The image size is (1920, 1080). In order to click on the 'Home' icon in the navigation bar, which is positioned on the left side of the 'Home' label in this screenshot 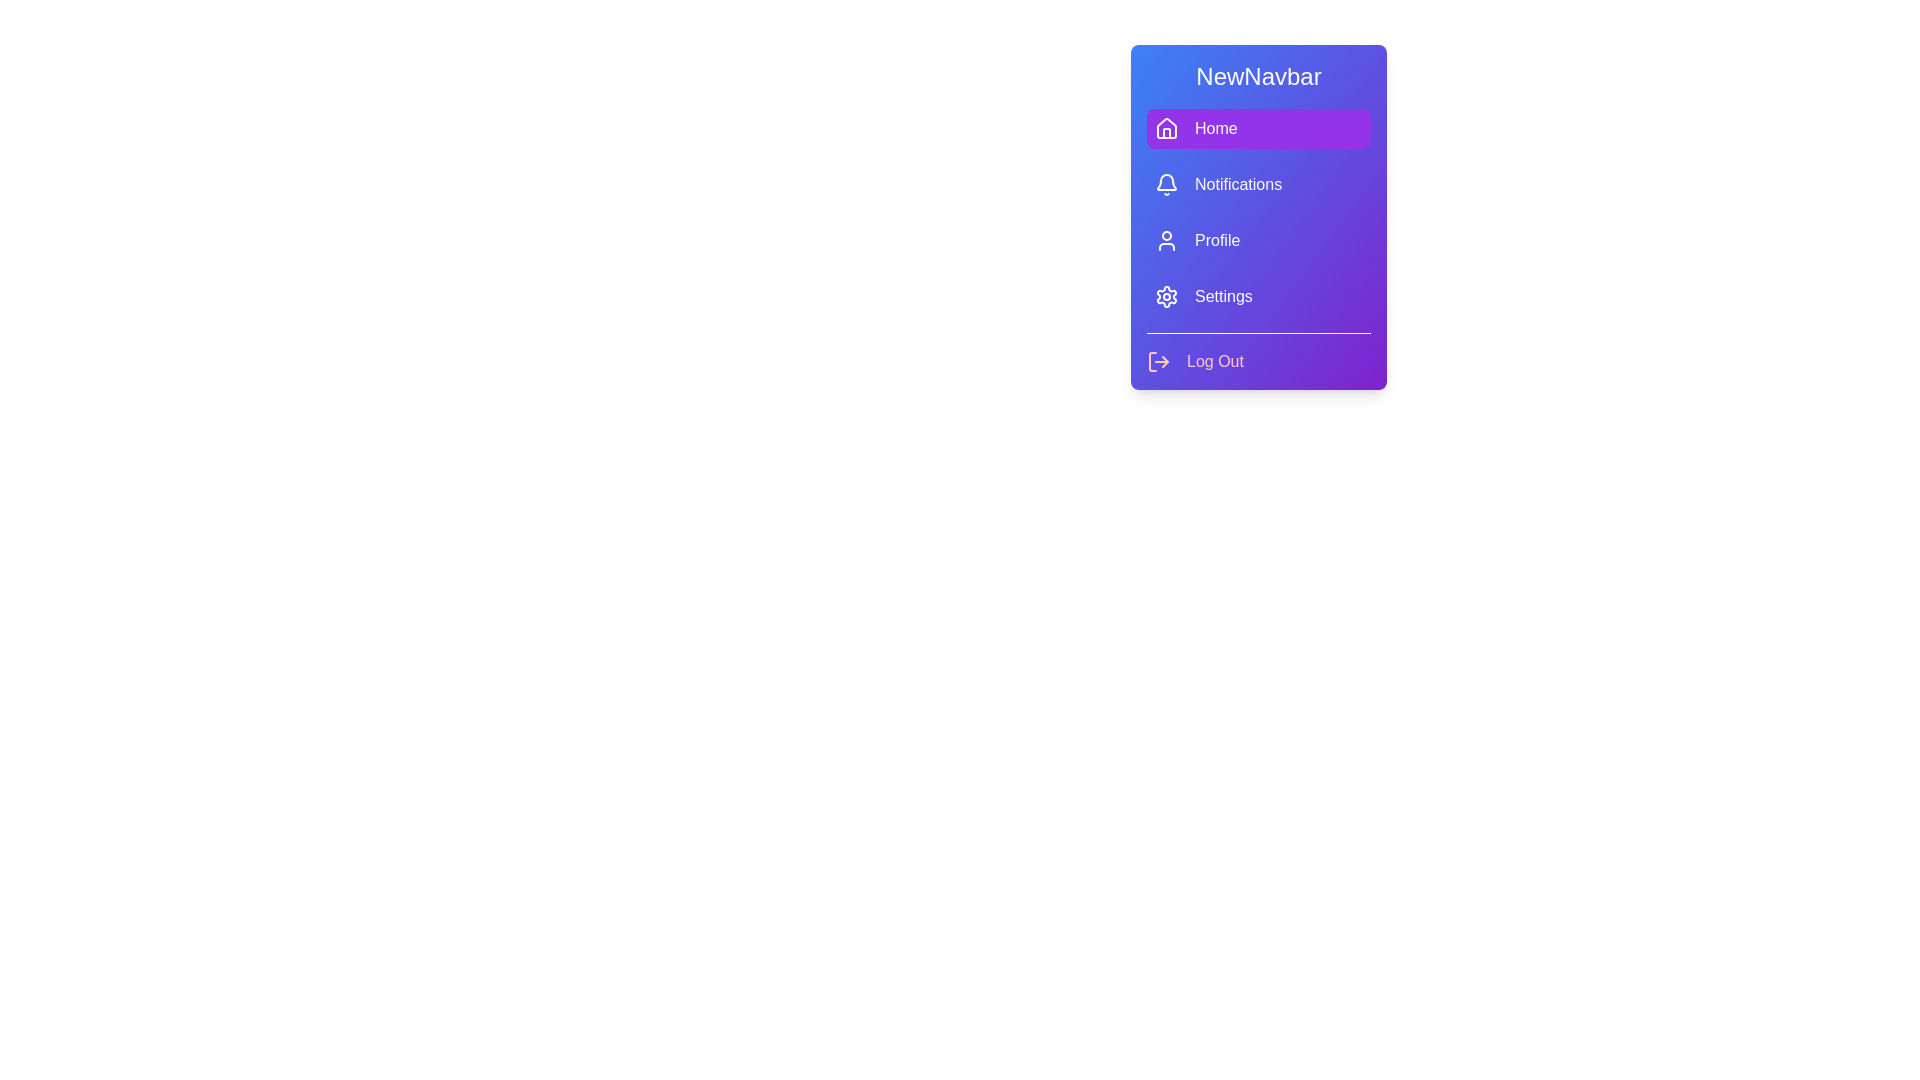, I will do `click(1166, 128)`.